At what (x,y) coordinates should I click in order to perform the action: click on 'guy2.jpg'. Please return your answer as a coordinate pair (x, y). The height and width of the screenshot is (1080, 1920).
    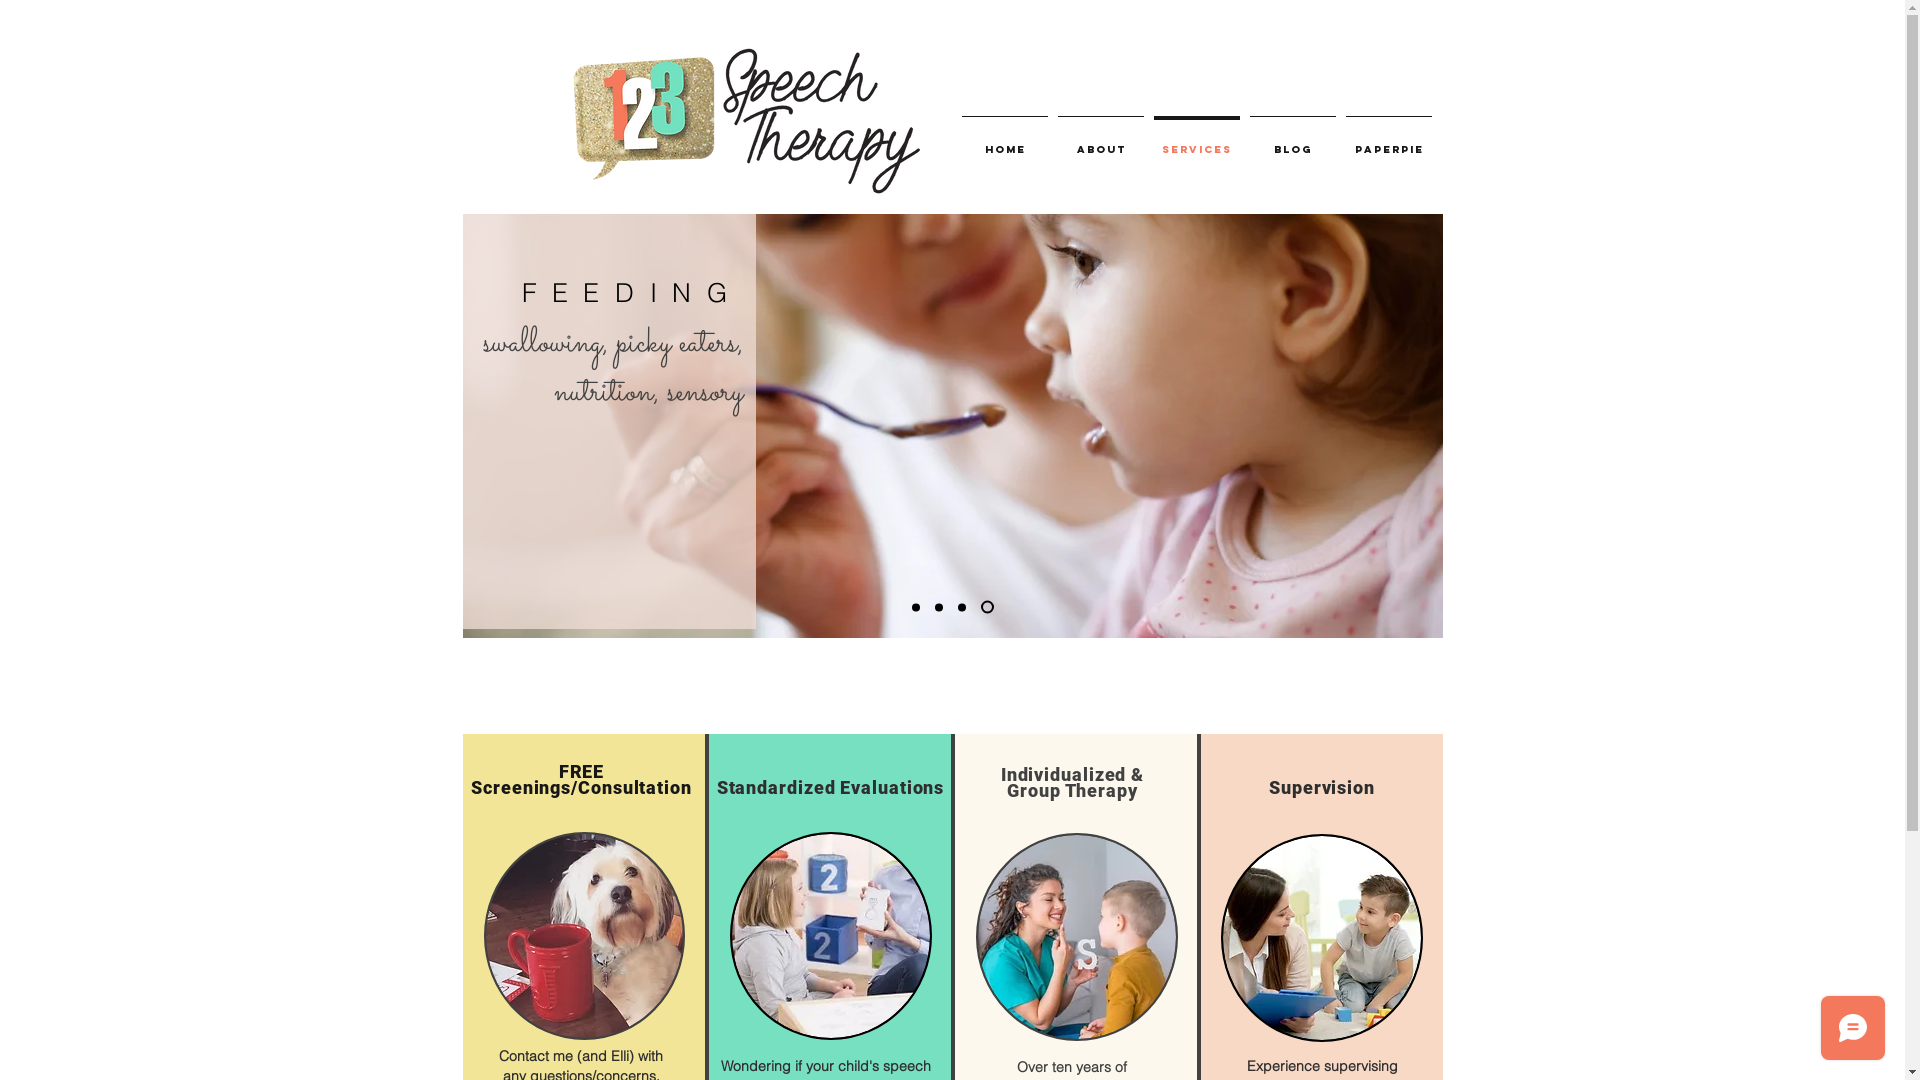
    Looking at the image, I should click on (1320, 937).